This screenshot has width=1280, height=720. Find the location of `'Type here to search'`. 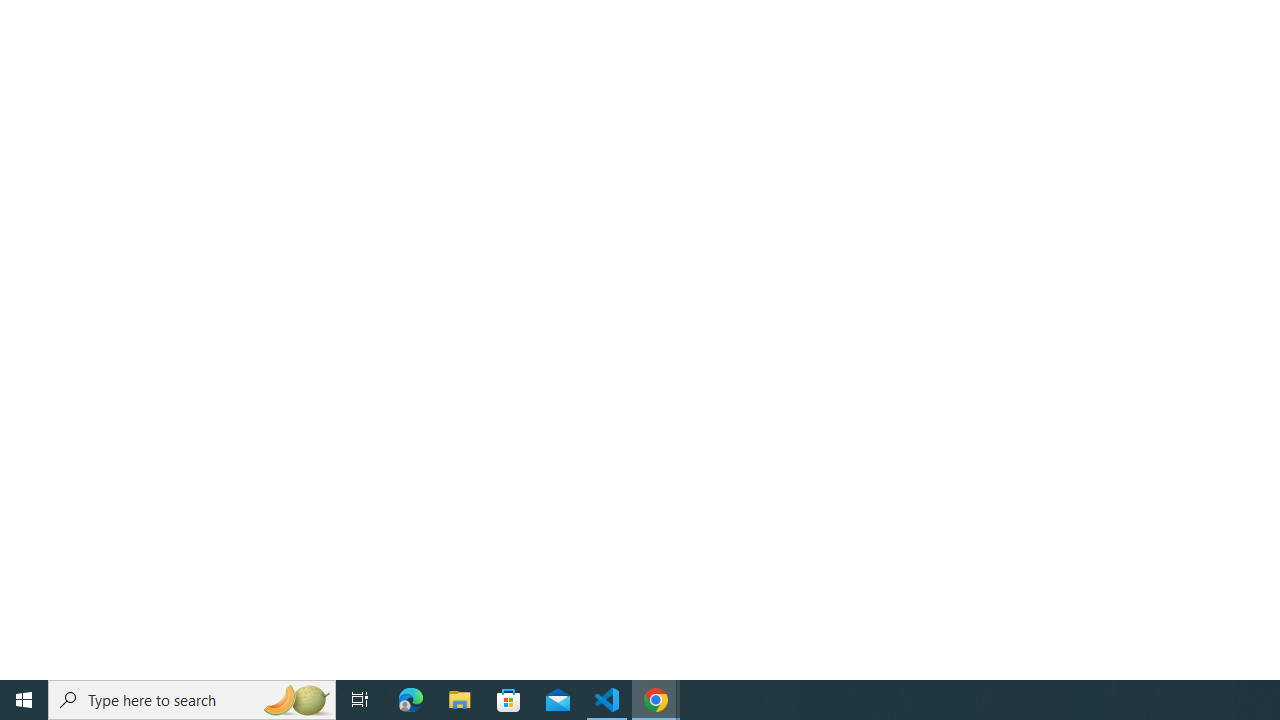

'Type here to search' is located at coordinates (192, 698).